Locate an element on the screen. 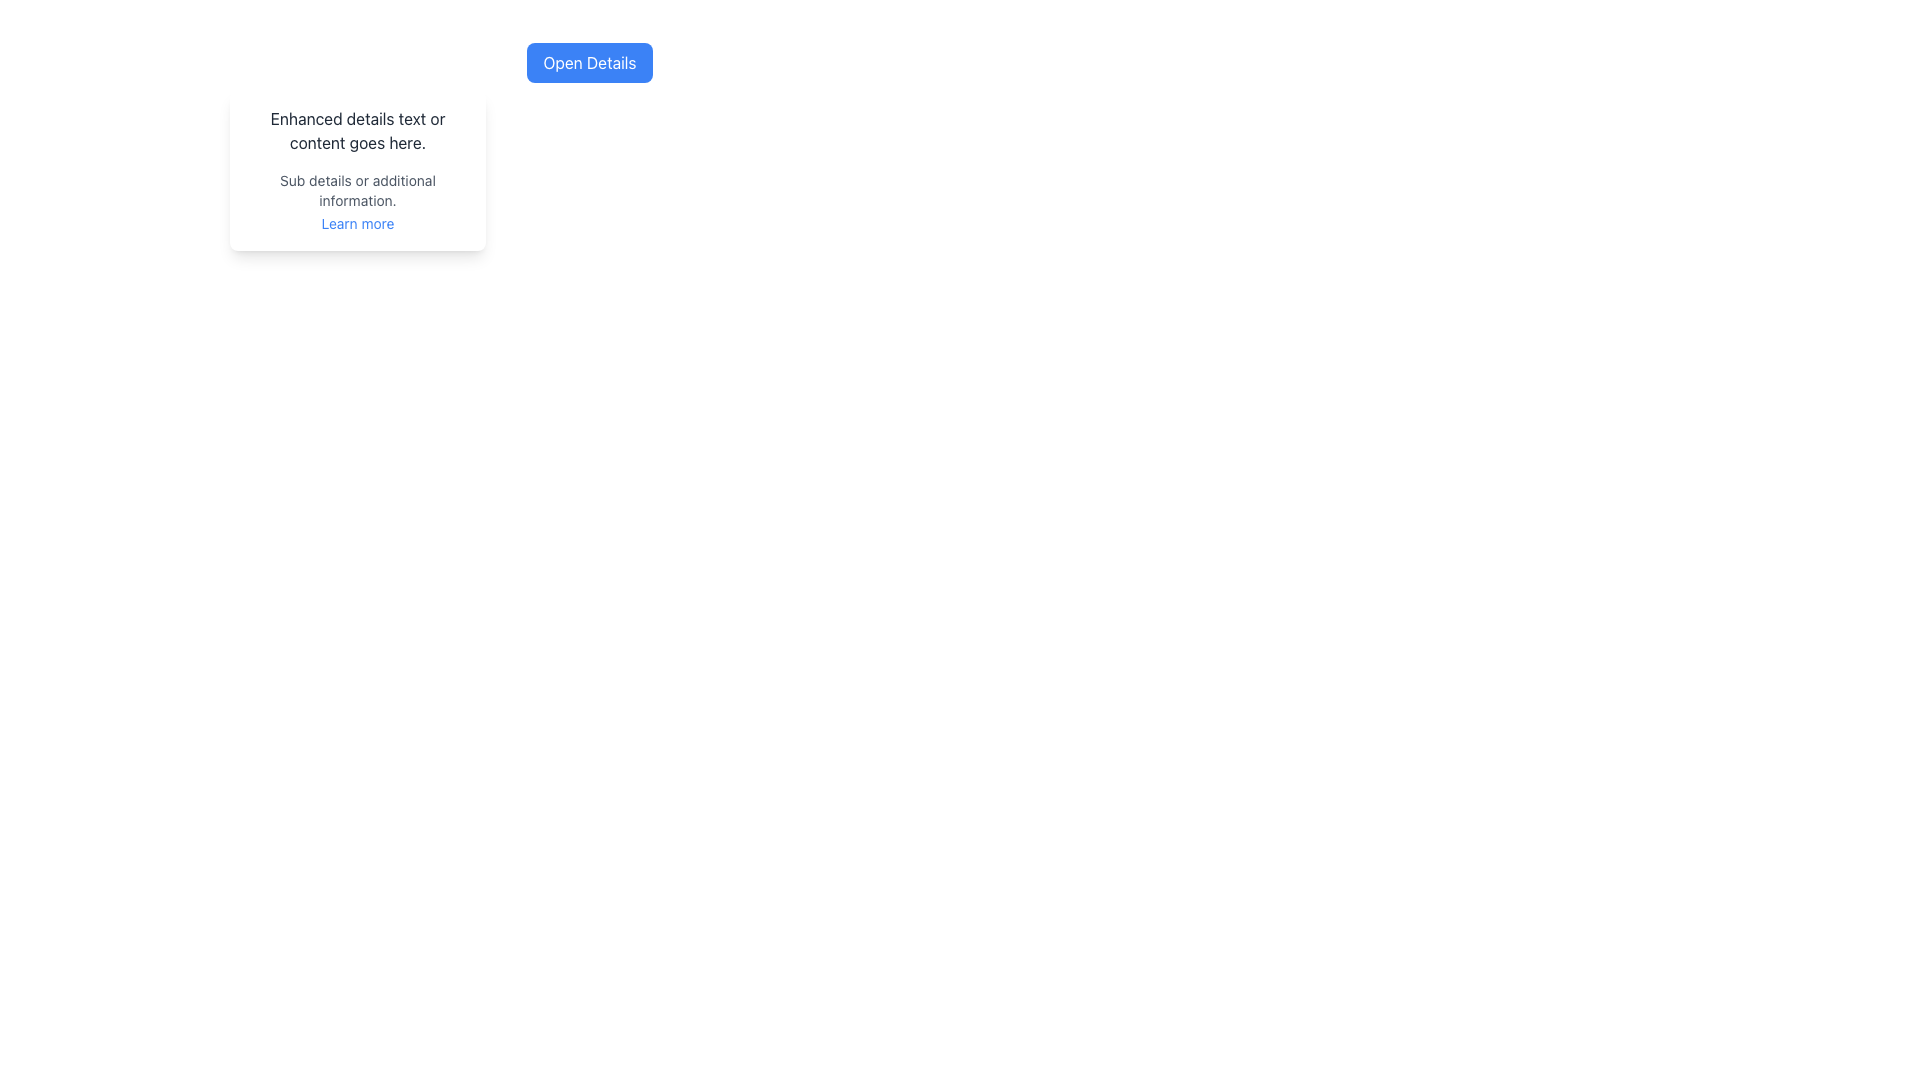  the blue button labeled 'Open Details' to trigger potential hover effects is located at coordinates (589, 61).